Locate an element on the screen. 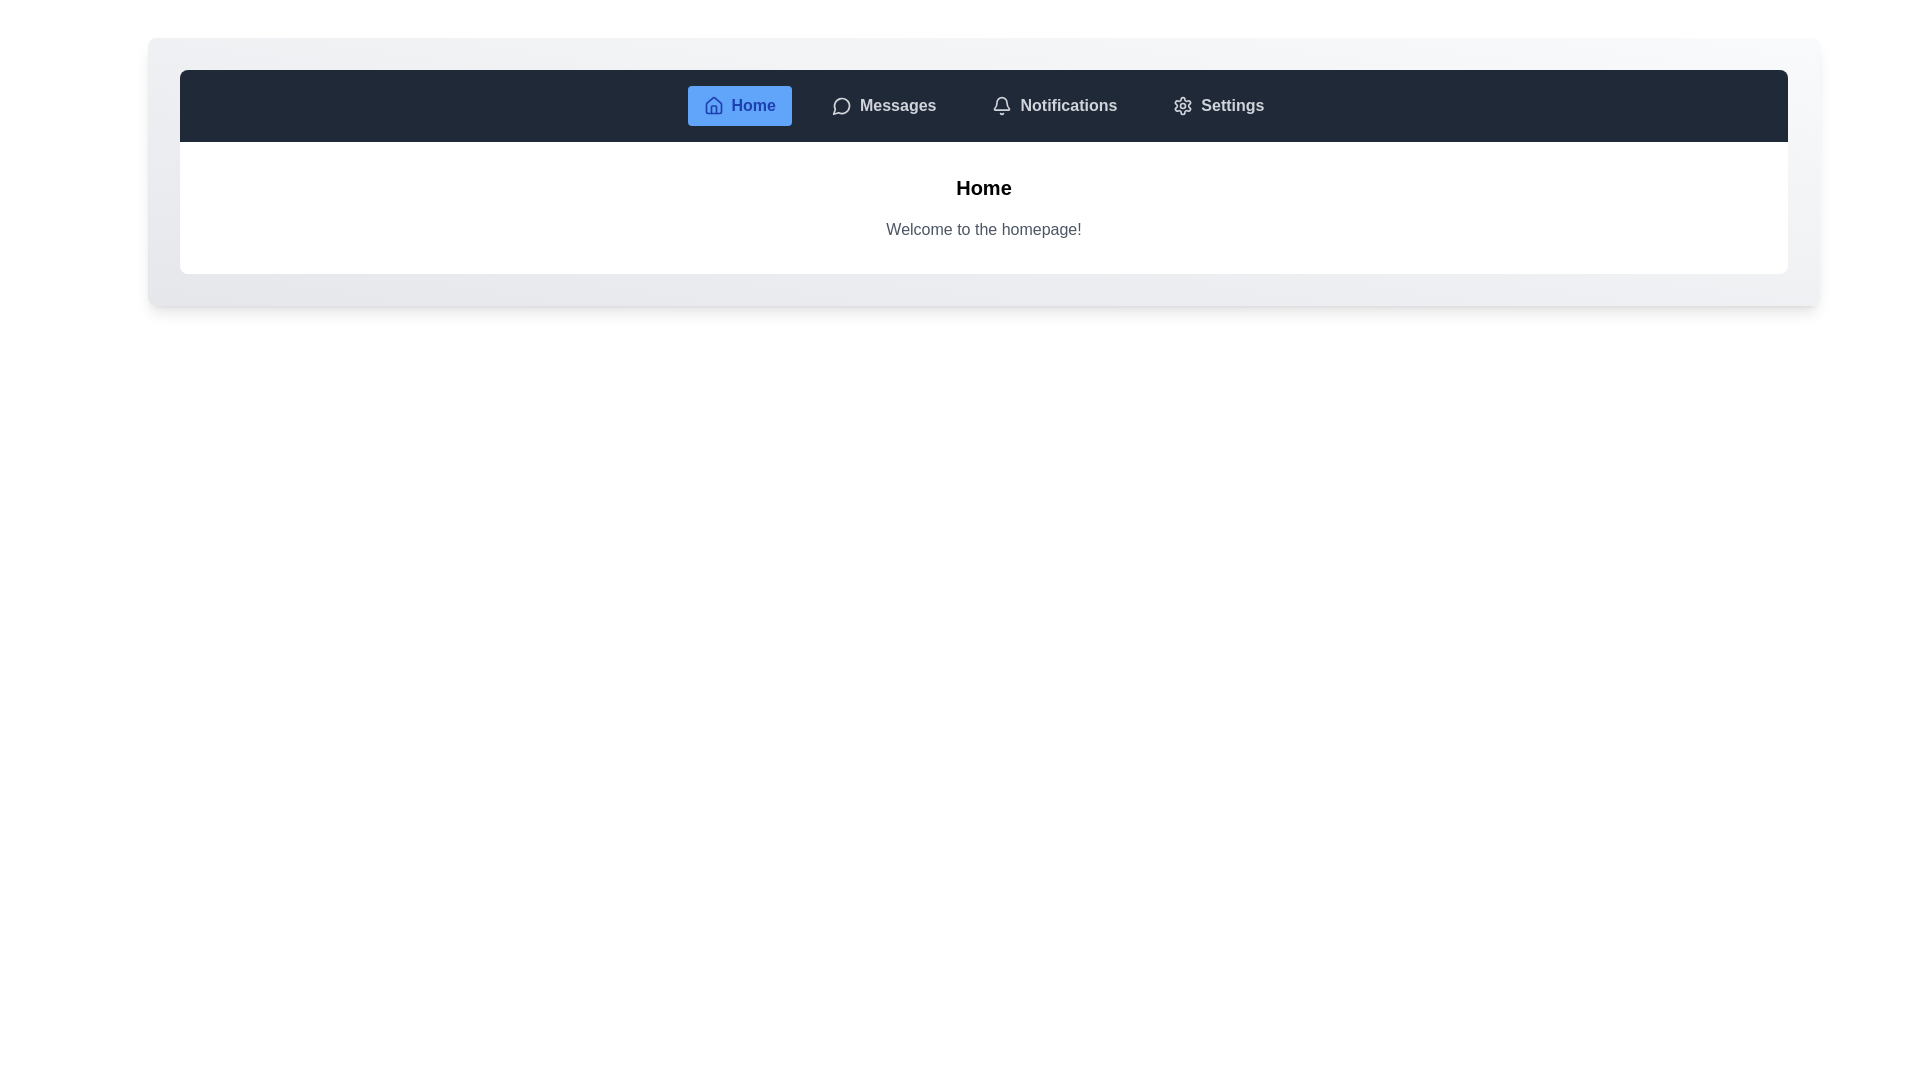 The image size is (1920, 1080). the tab labeled Settings to observe its hover effect is located at coordinates (1218, 105).